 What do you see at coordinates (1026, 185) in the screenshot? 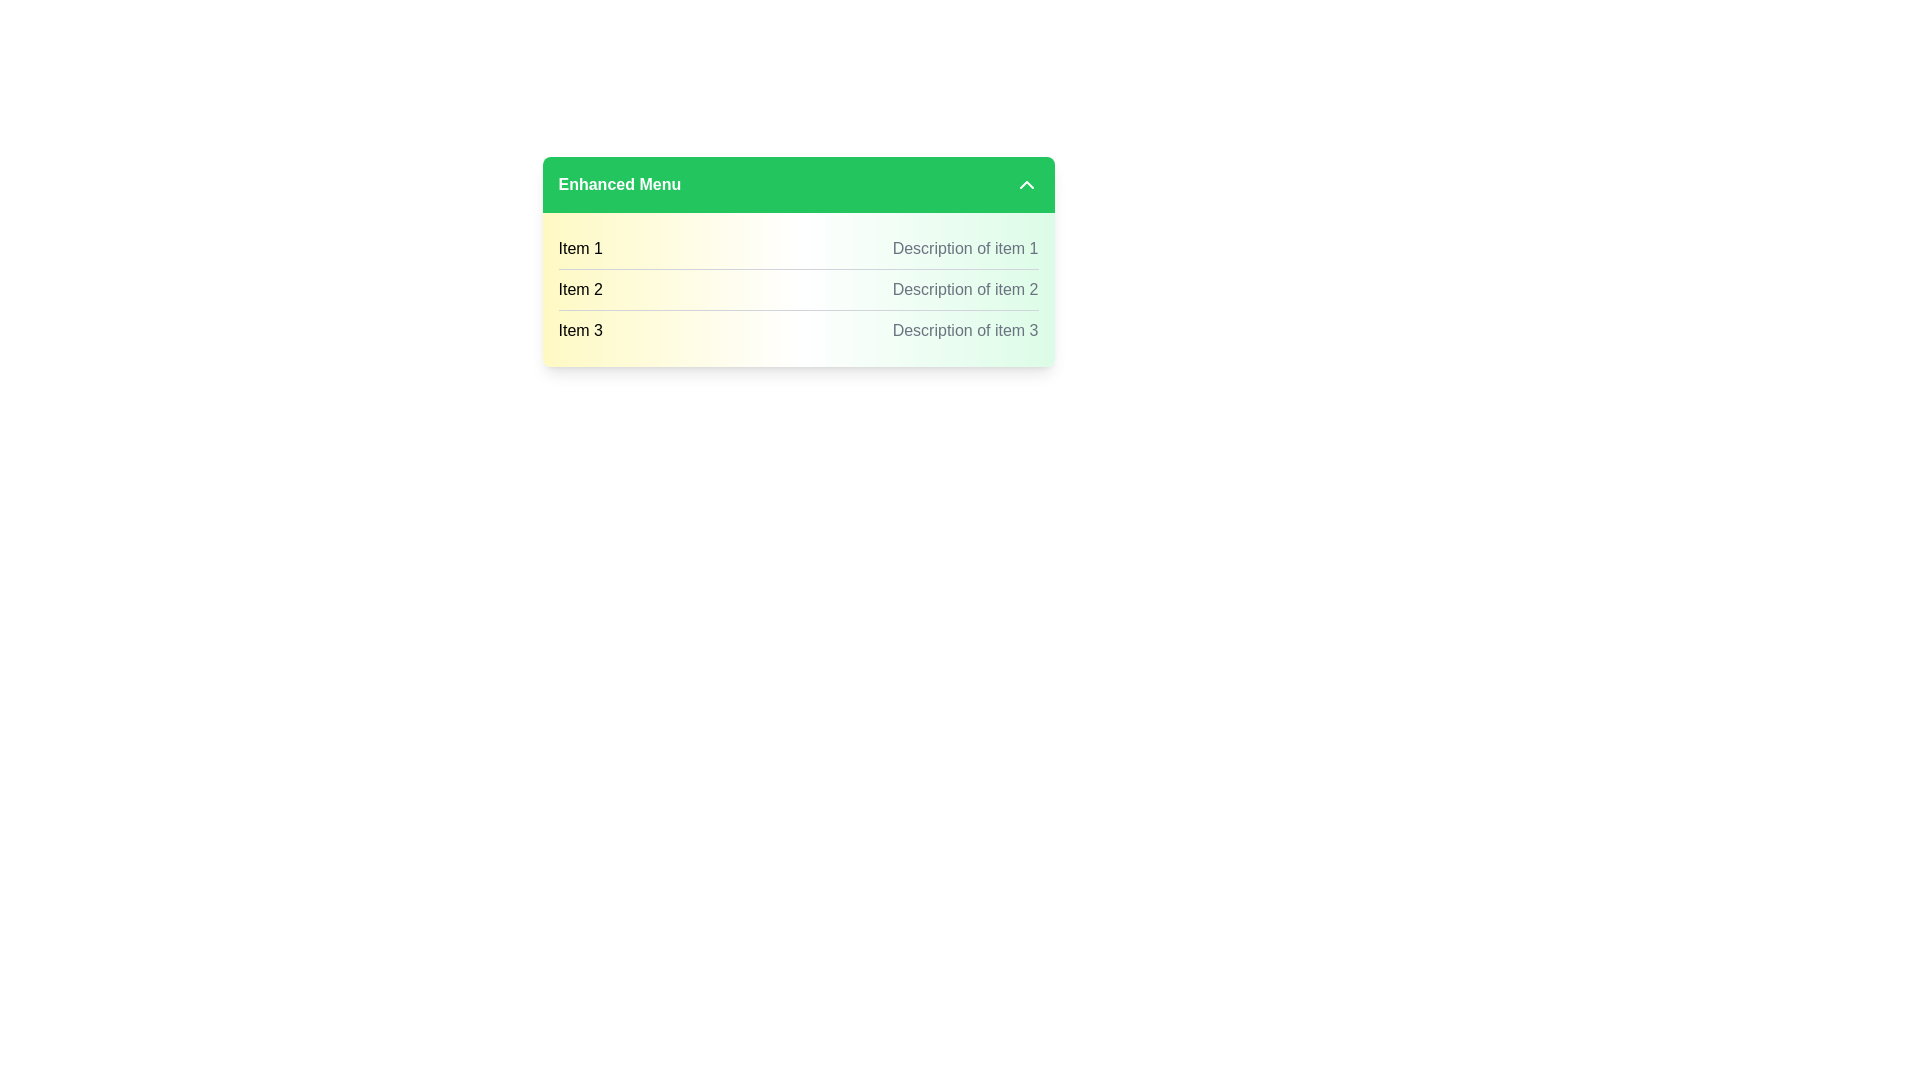
I see `the chevron icon located in the green header bar labeled 'Enhanced Menu'` at bounding box center [1026, 185].